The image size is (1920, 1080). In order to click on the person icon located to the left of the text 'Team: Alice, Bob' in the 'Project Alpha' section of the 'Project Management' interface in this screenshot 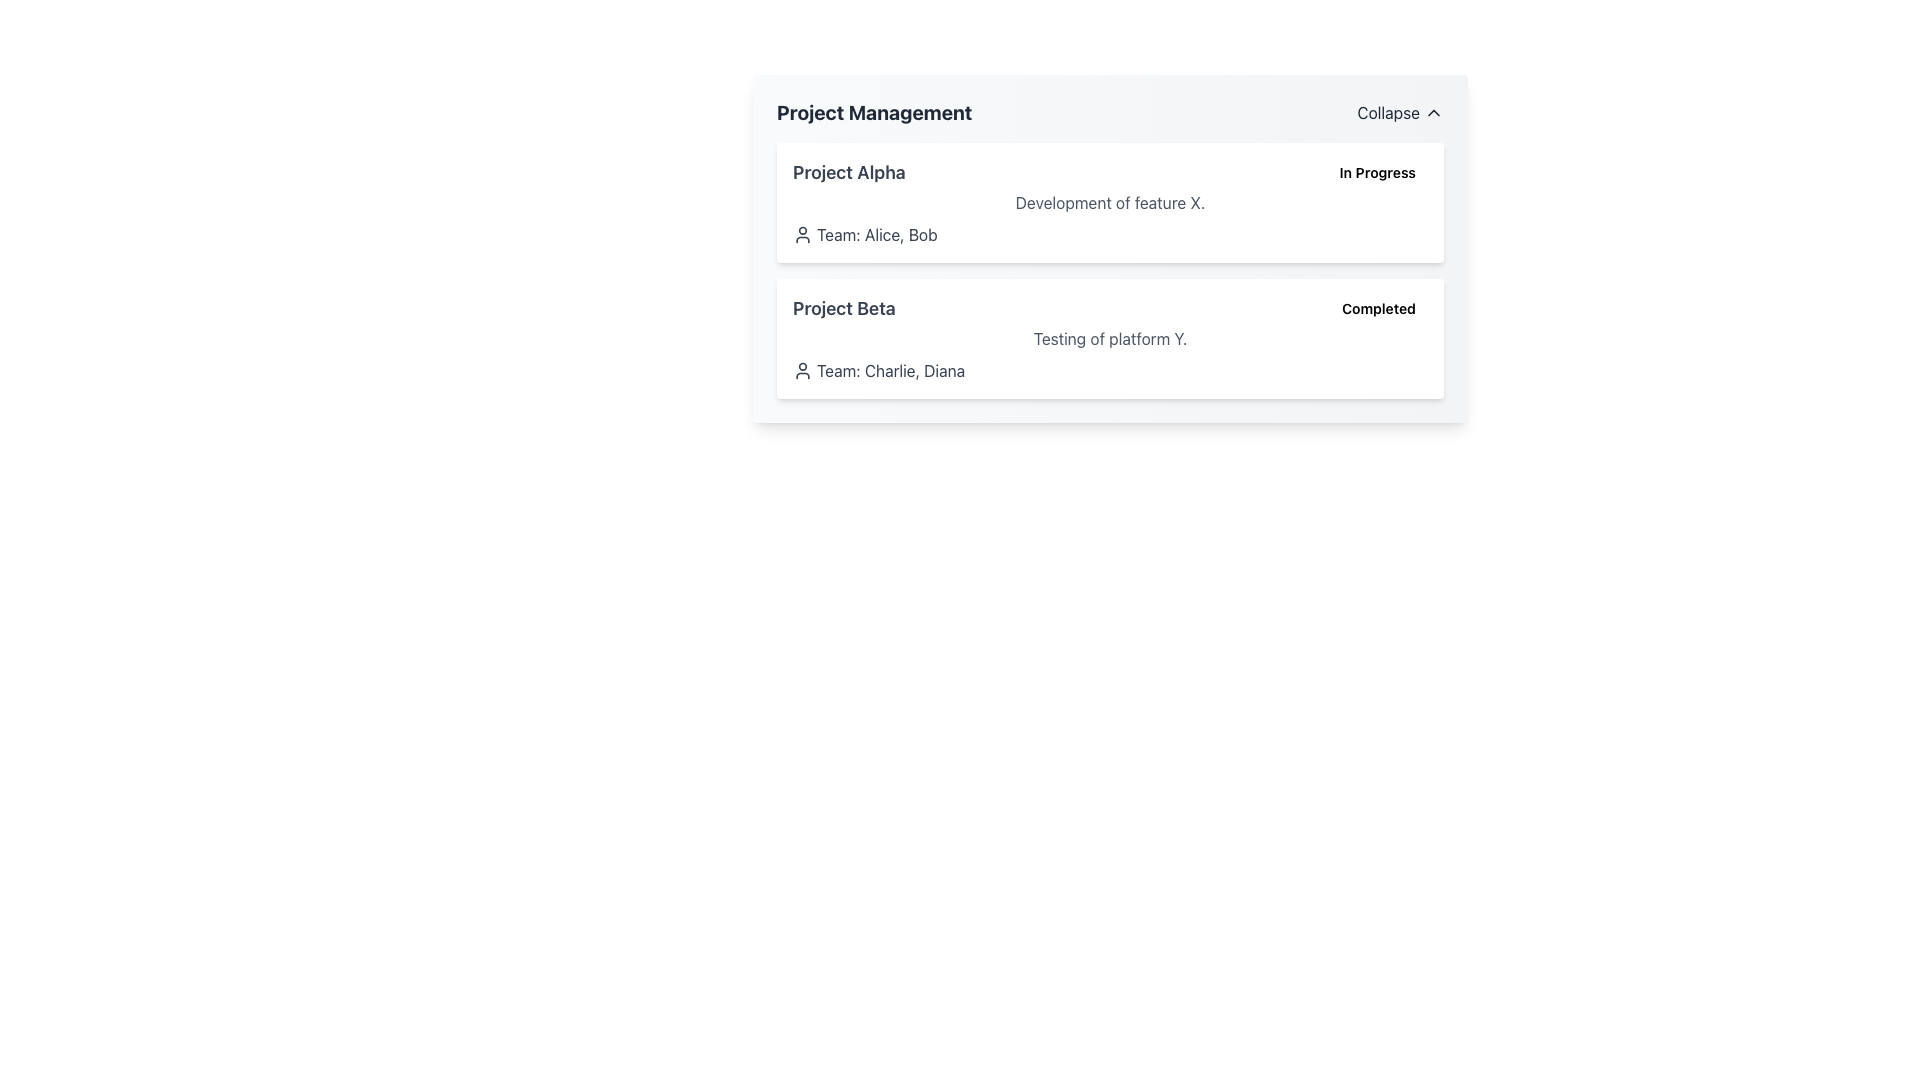, I will do `click(802, 234)`.